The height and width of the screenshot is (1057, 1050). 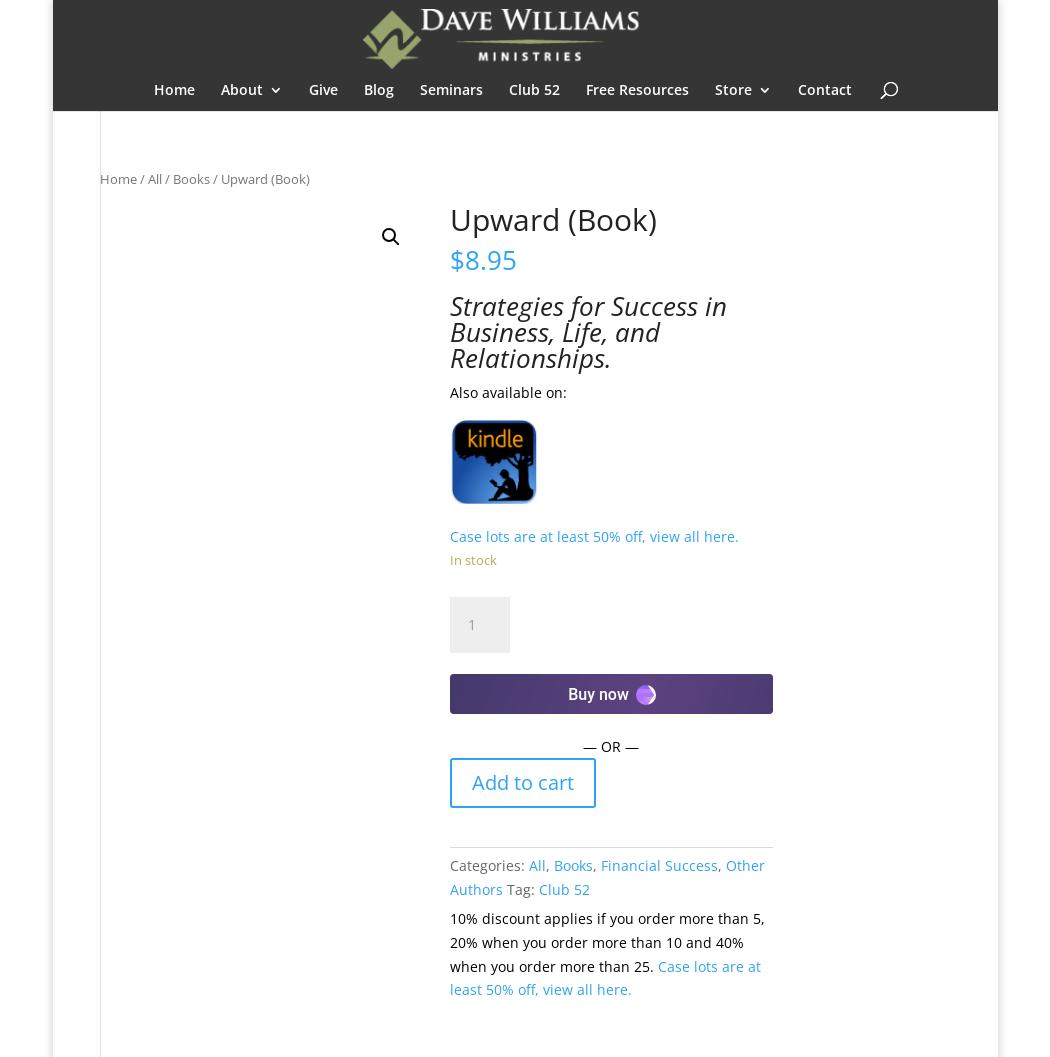 What do you see at coordinates (304, 380) in the screenshot?
I see `'Press Packet'` at bounding box center [304, 380].